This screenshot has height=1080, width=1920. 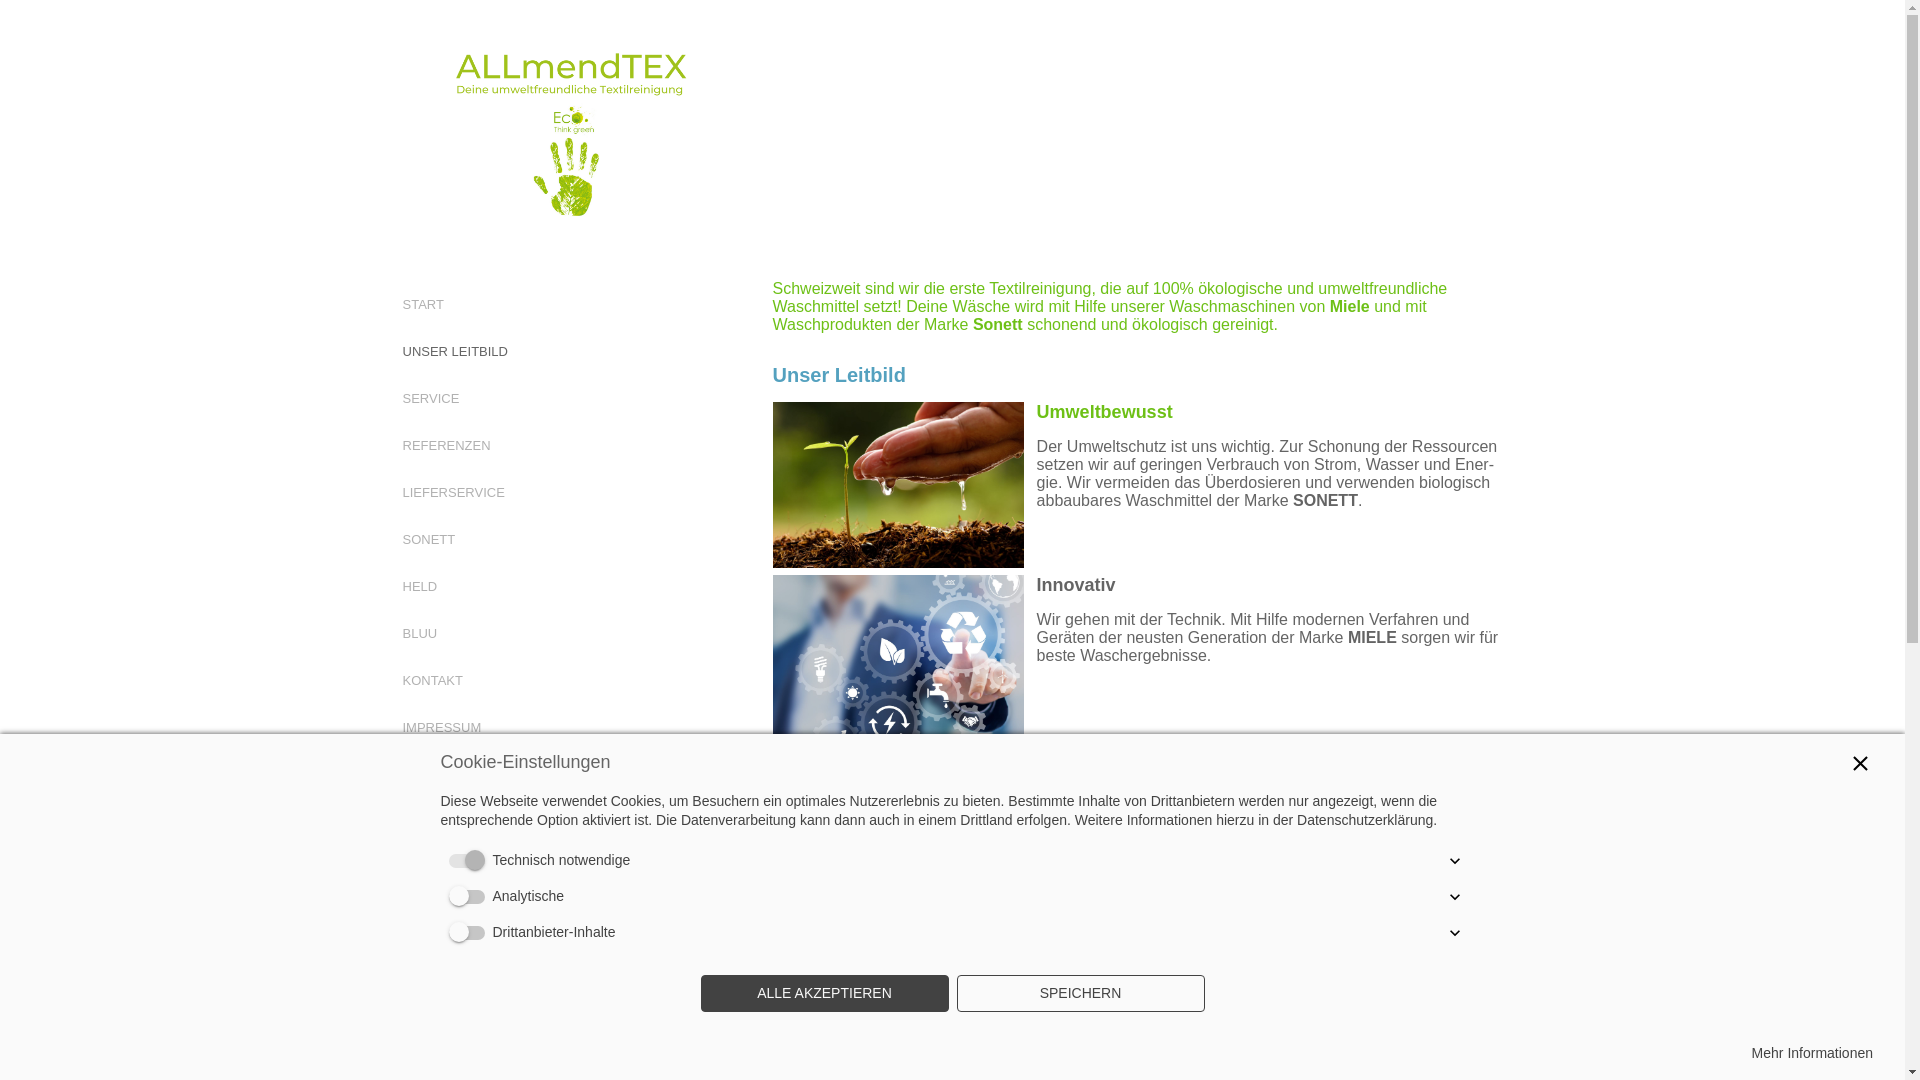 I want to click on 'IMPRESSUM', so click(x=440, y=727).